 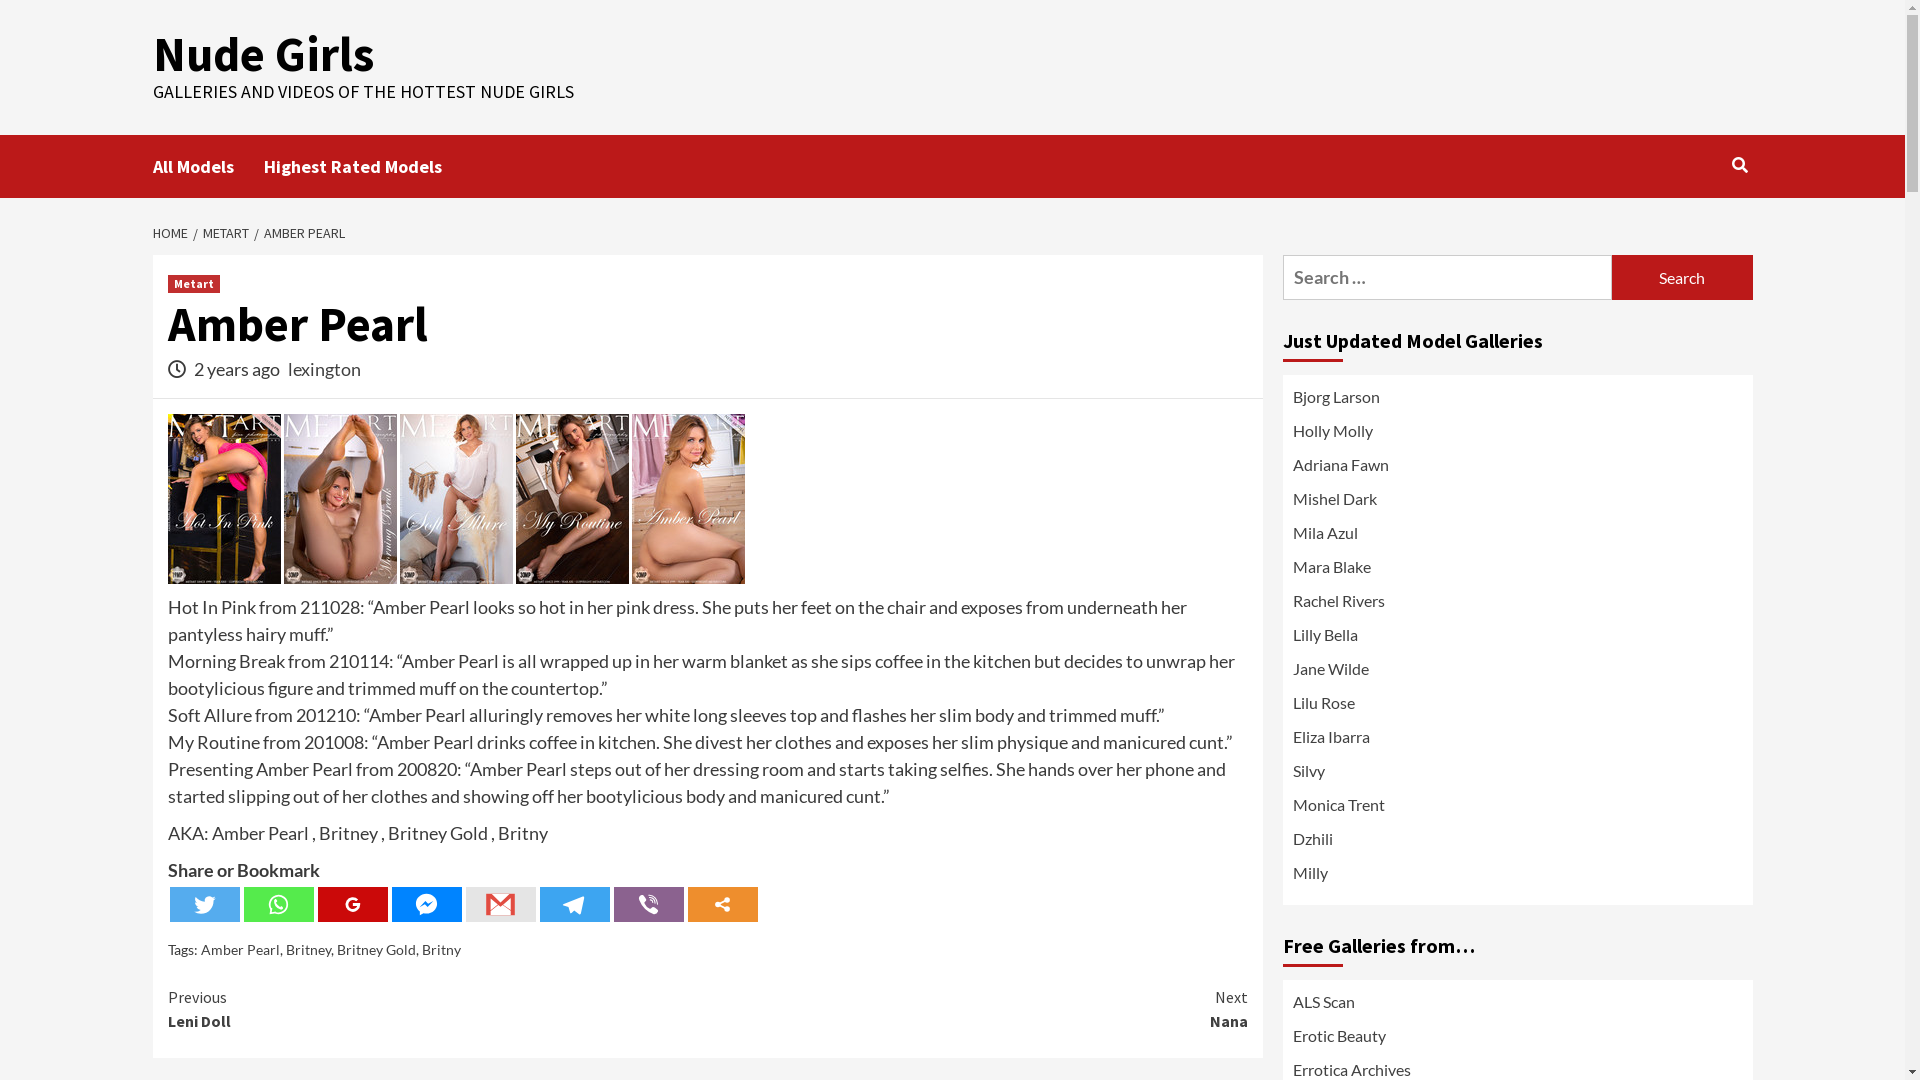 What do you see at coordinates (222, 231) in the screenshot?
I see `'METART'` at bounding box center [222, 231].